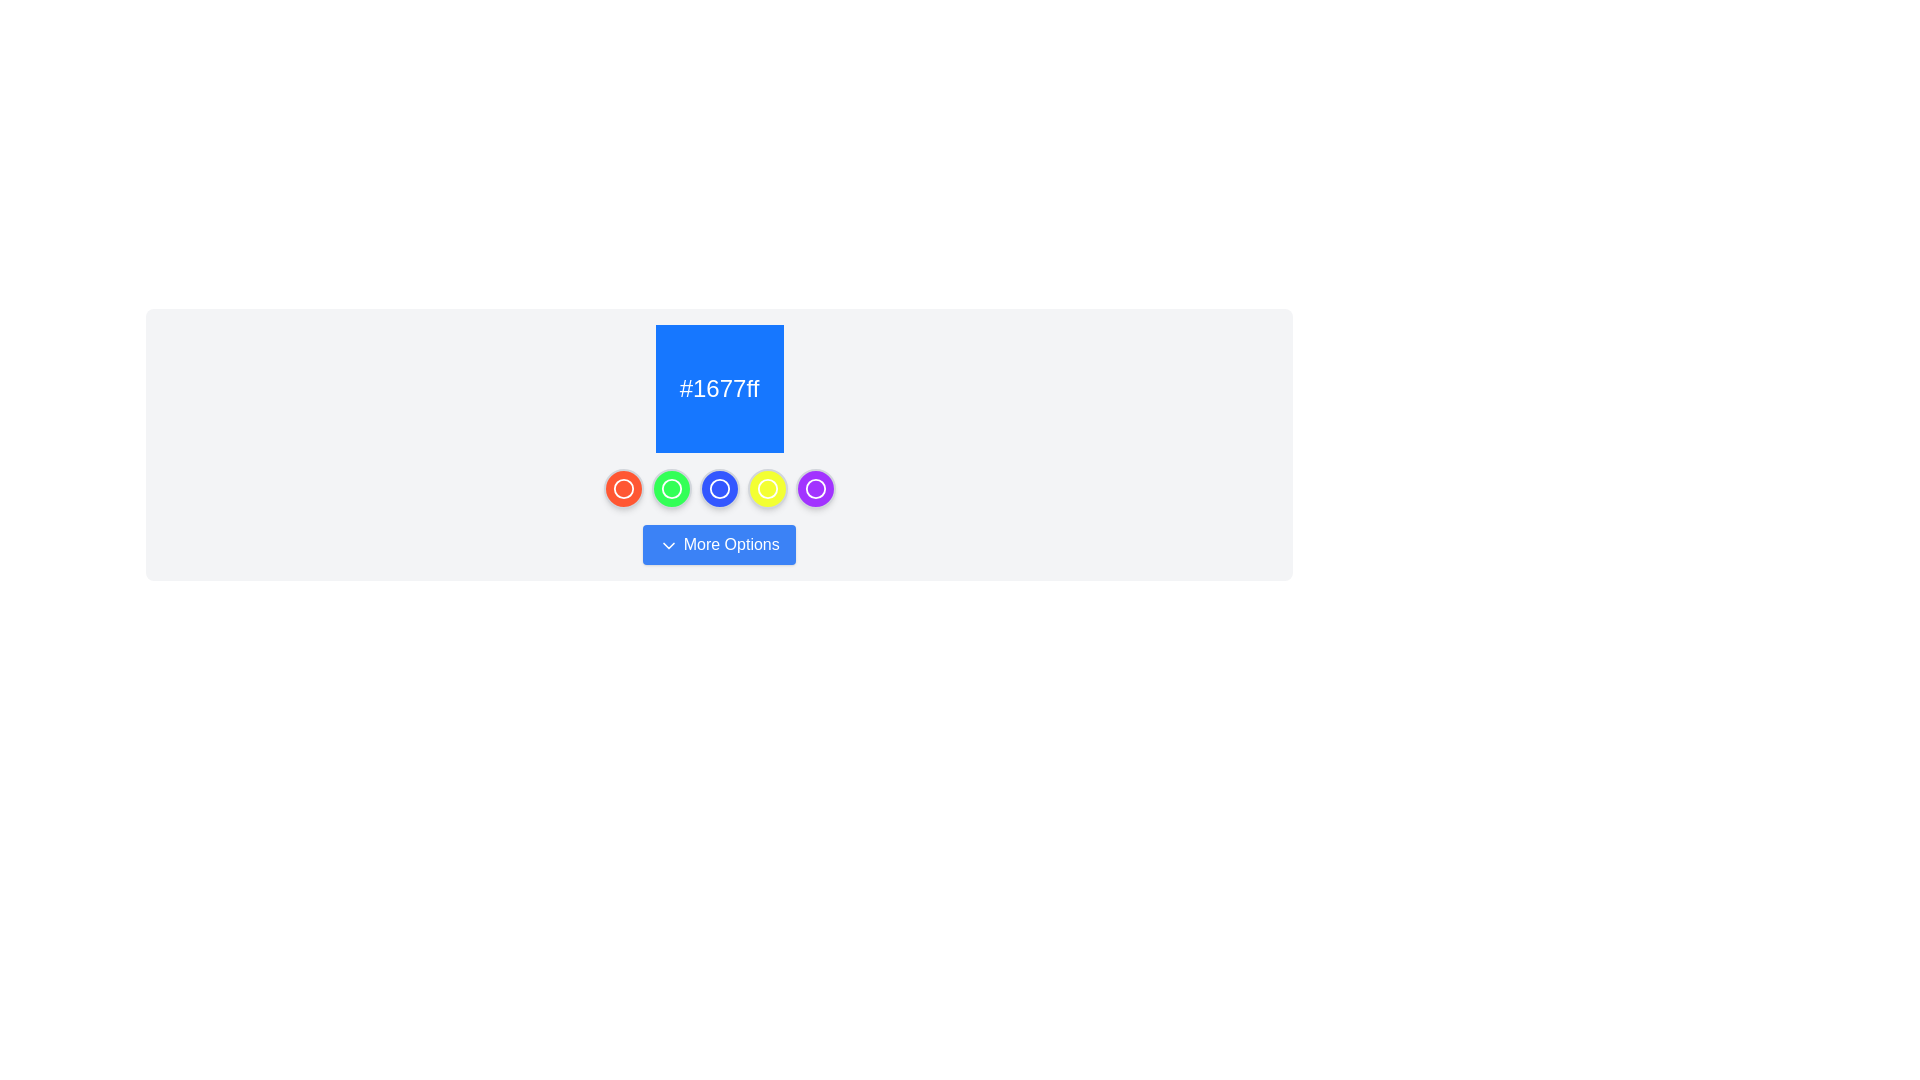 Image resolution: width=1920 pixels, height=1080 pixels. What do you see at coordinates (669, 545) in the screenshot?
I see `the chevron icon located to the left of the 'More Options' button` at bounding box center [669, 545].